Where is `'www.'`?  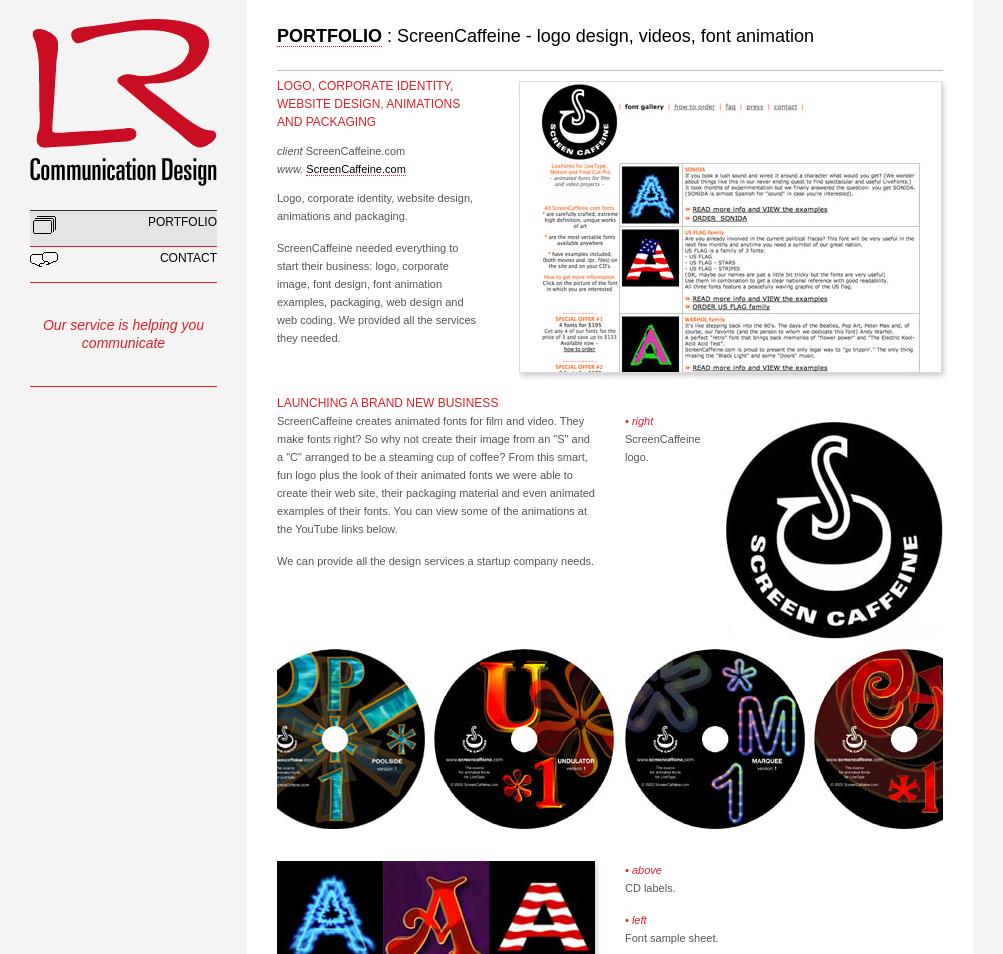 'www.' is located at coordinates (289, 167).